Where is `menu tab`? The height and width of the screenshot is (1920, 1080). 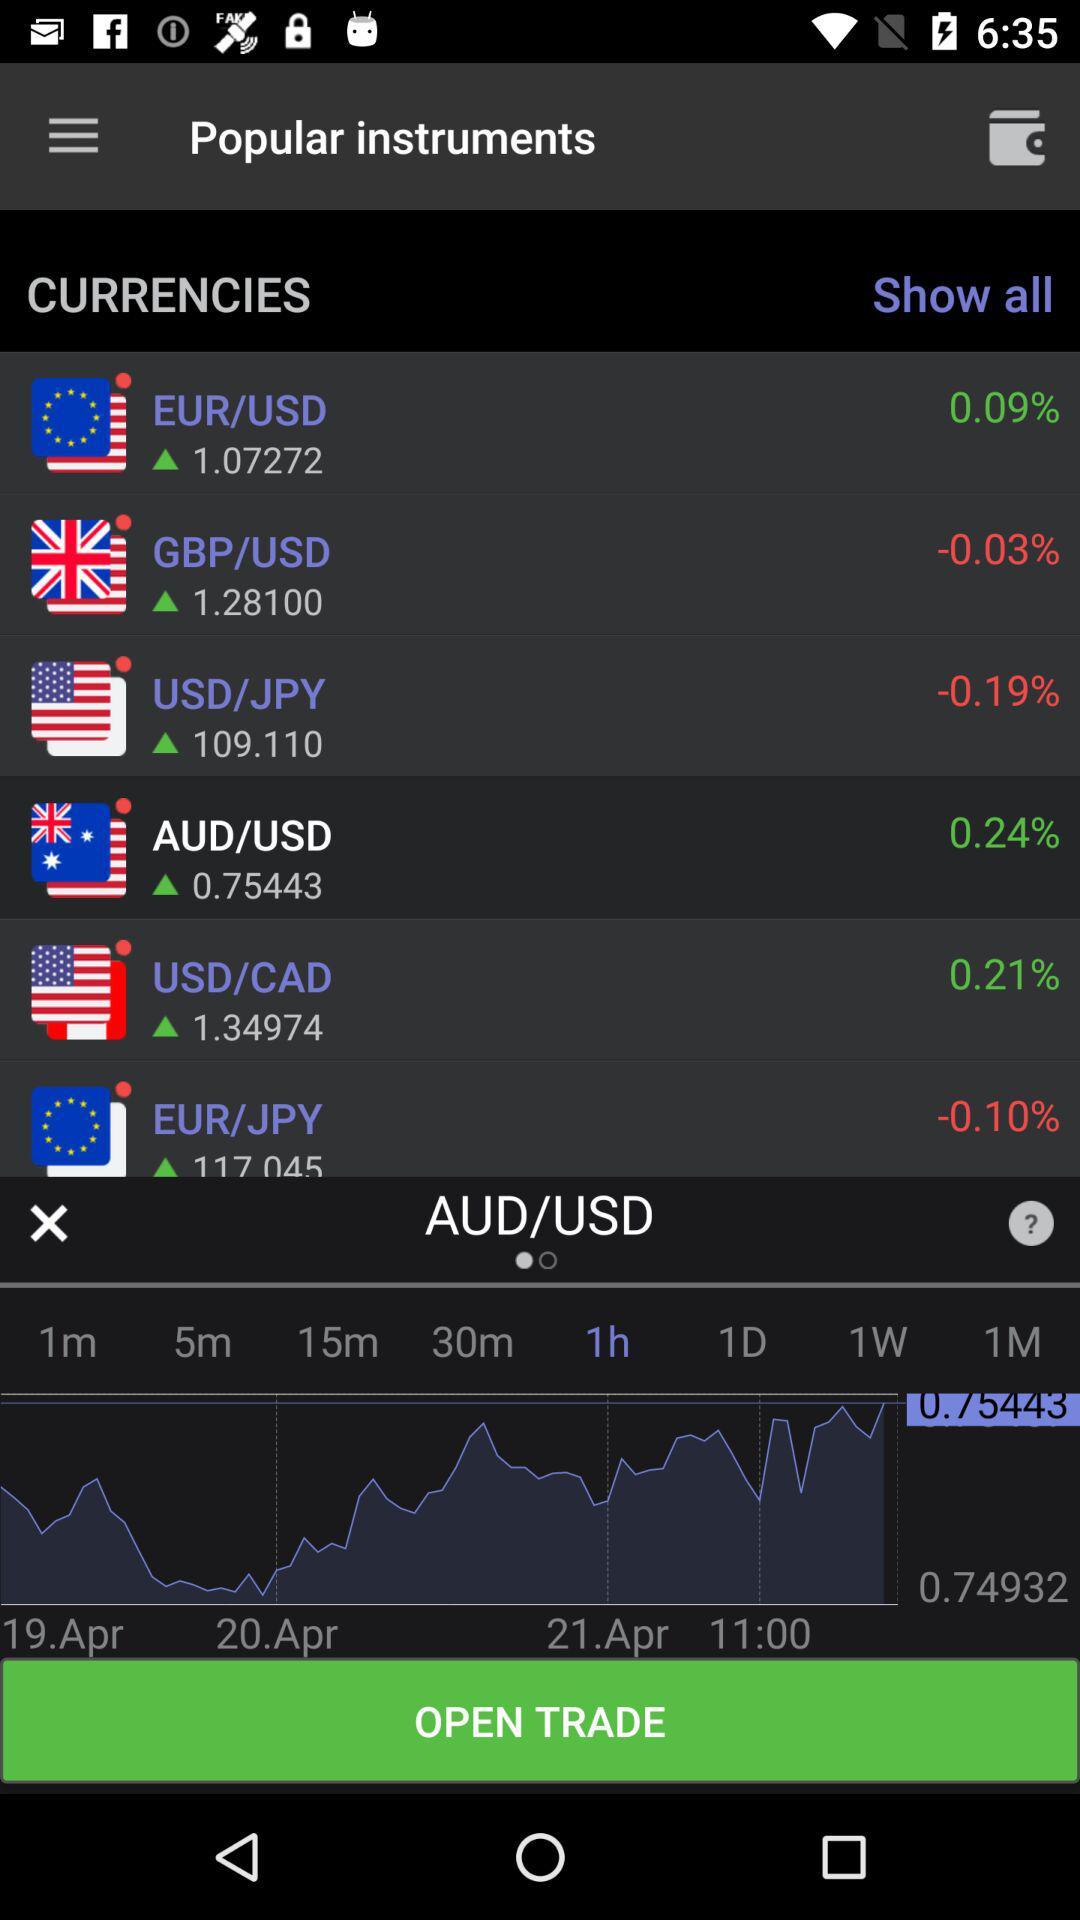
menu tab is located at coordinates (1017, 135).